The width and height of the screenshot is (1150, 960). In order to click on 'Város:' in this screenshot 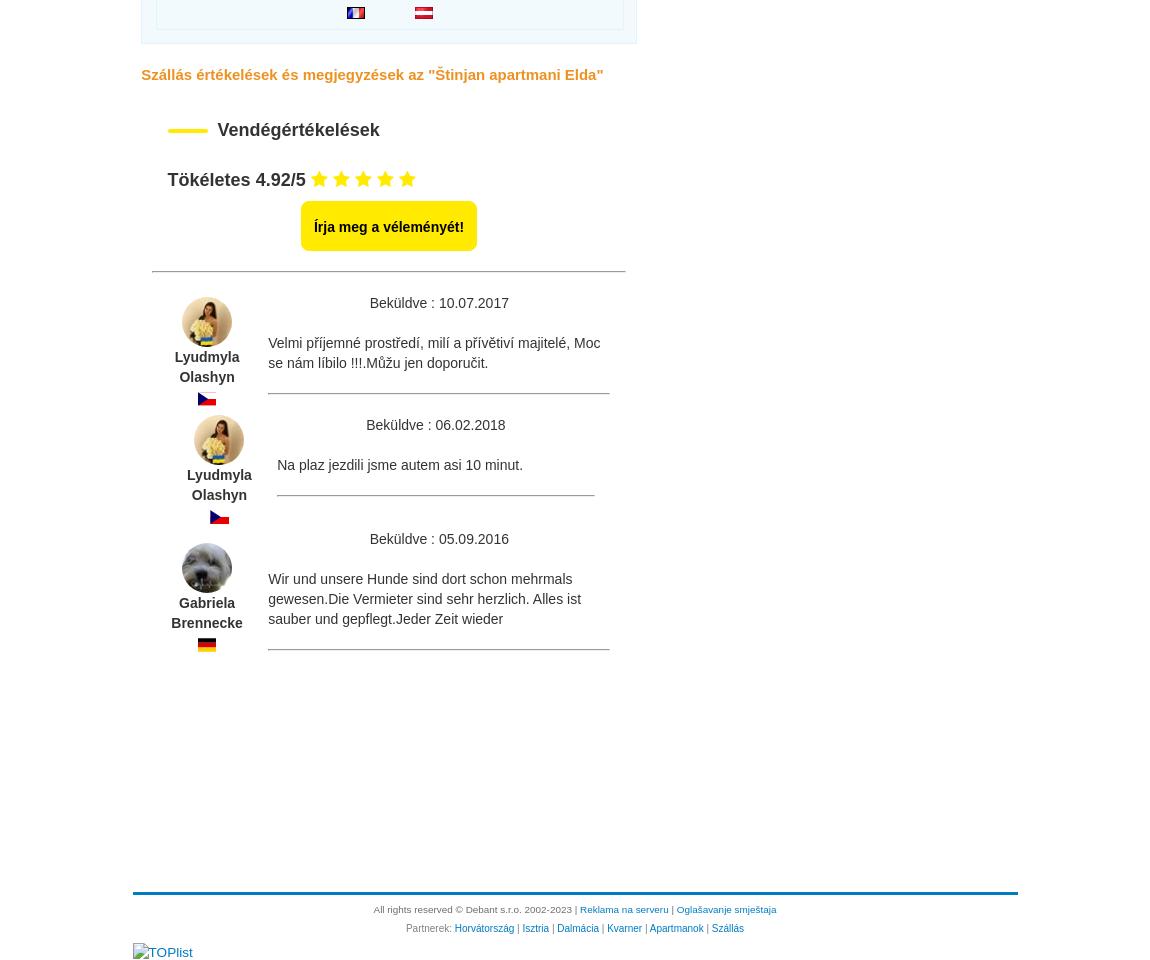, I will do `click(155, 925)`.